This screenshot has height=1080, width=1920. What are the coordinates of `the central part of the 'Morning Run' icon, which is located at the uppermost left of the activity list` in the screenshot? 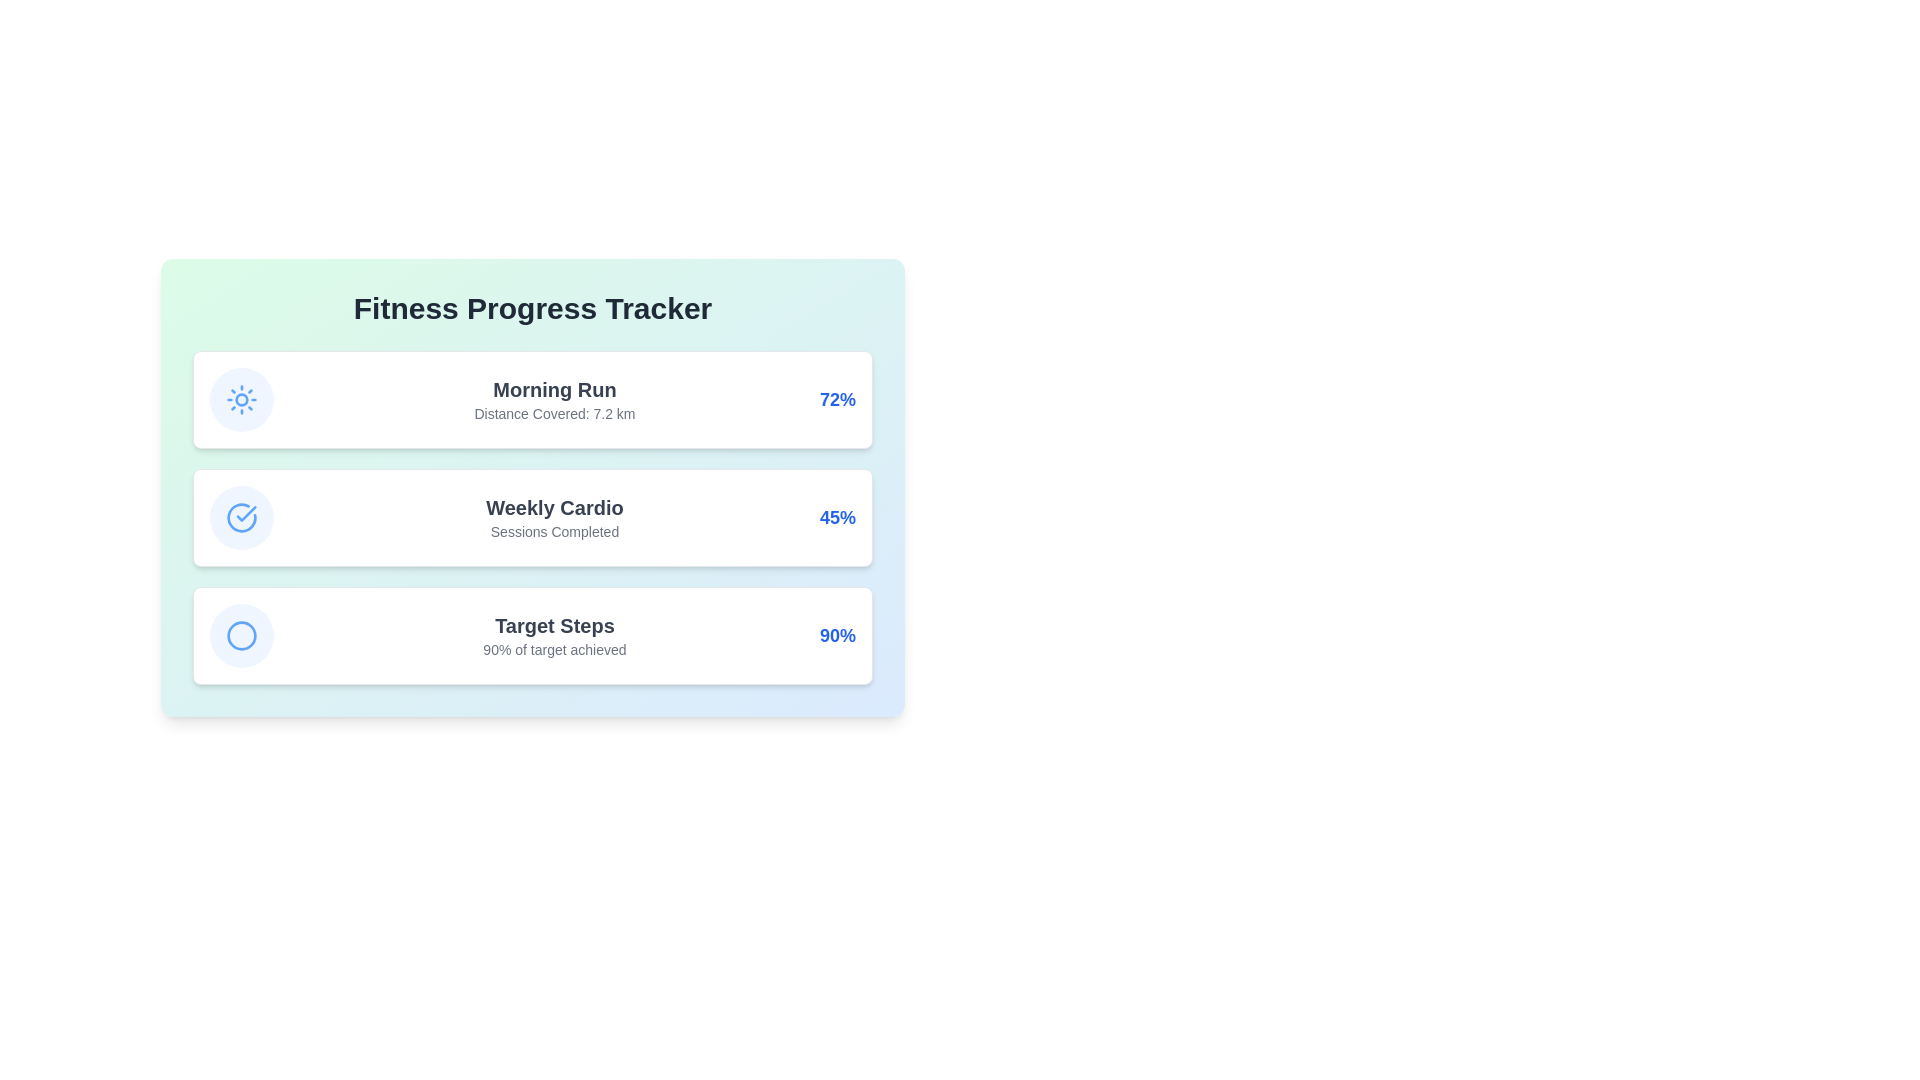 It's located at (240, 400).